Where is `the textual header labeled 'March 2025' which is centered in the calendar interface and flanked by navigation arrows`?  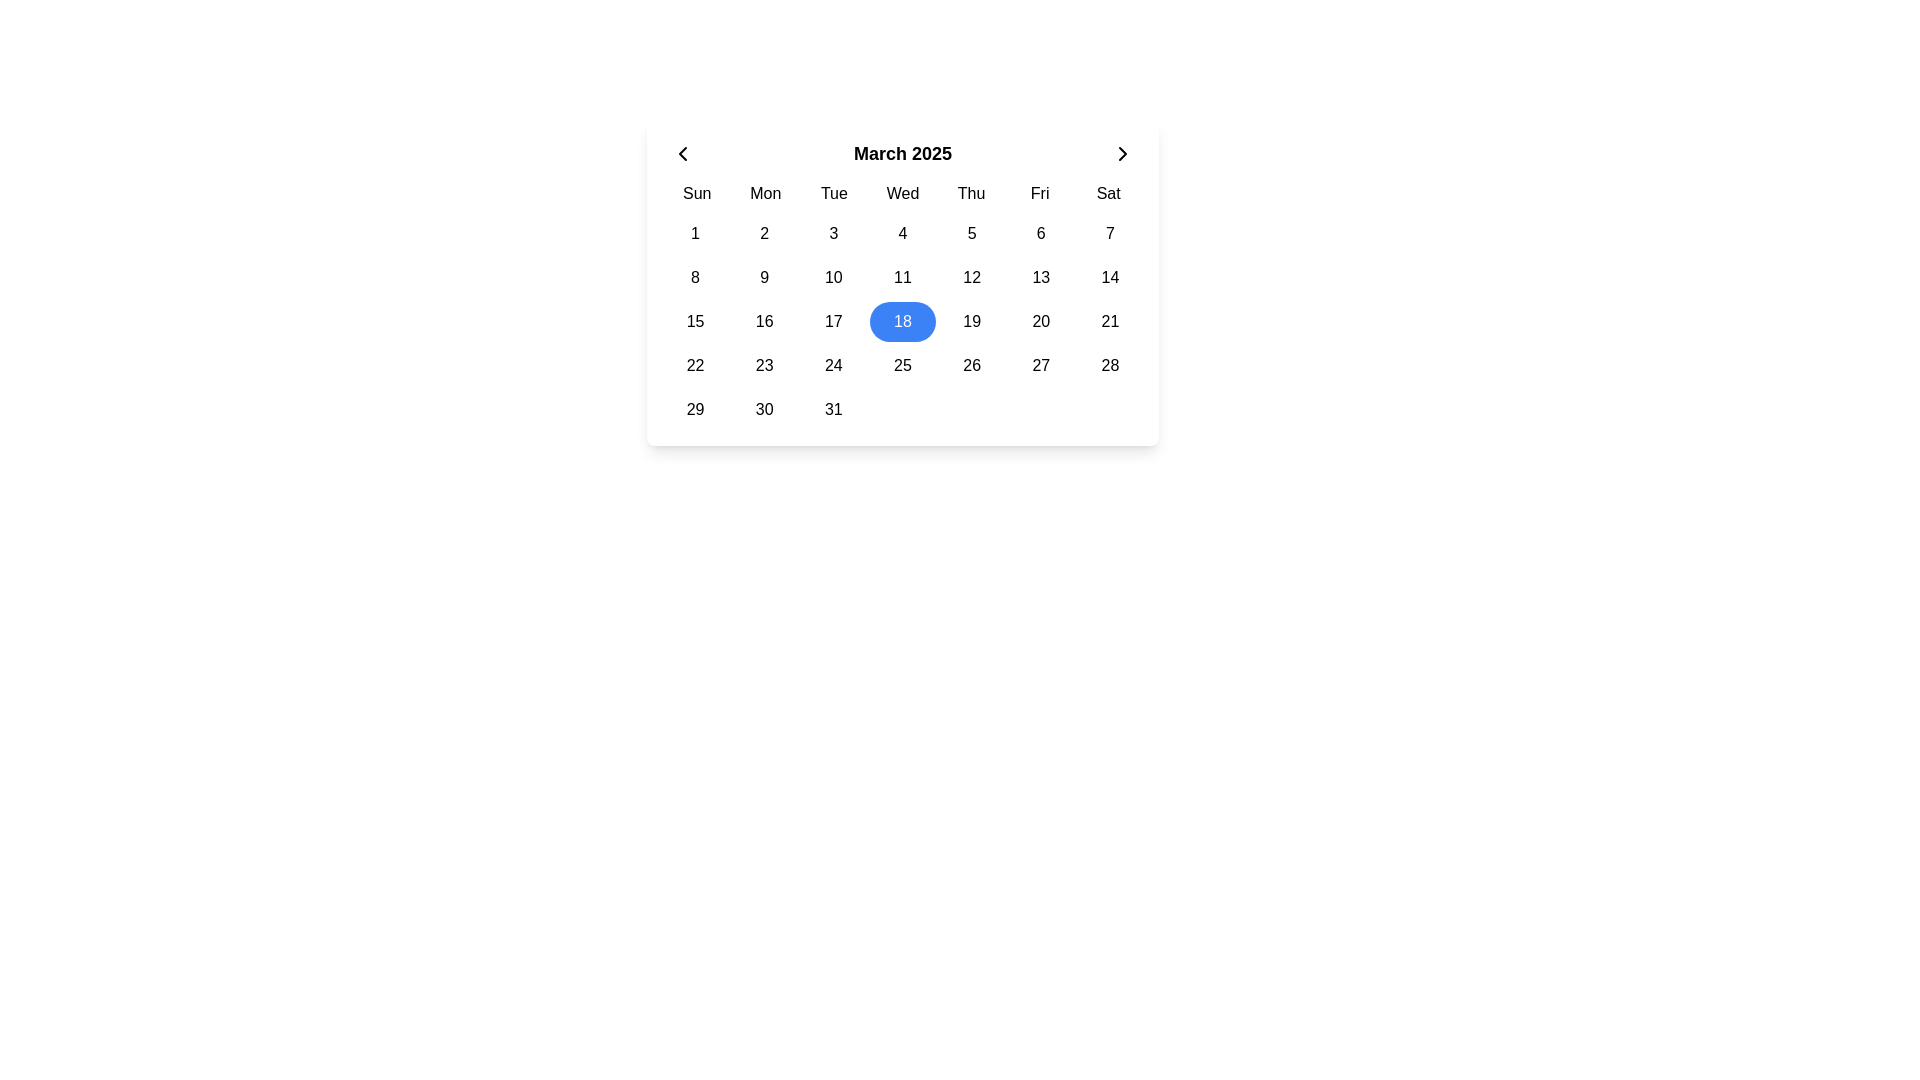
the textual header labeled 'March 2025' which is centered in the calendar interface and flanked by navigation arrows is located at coordinates (901, 153).